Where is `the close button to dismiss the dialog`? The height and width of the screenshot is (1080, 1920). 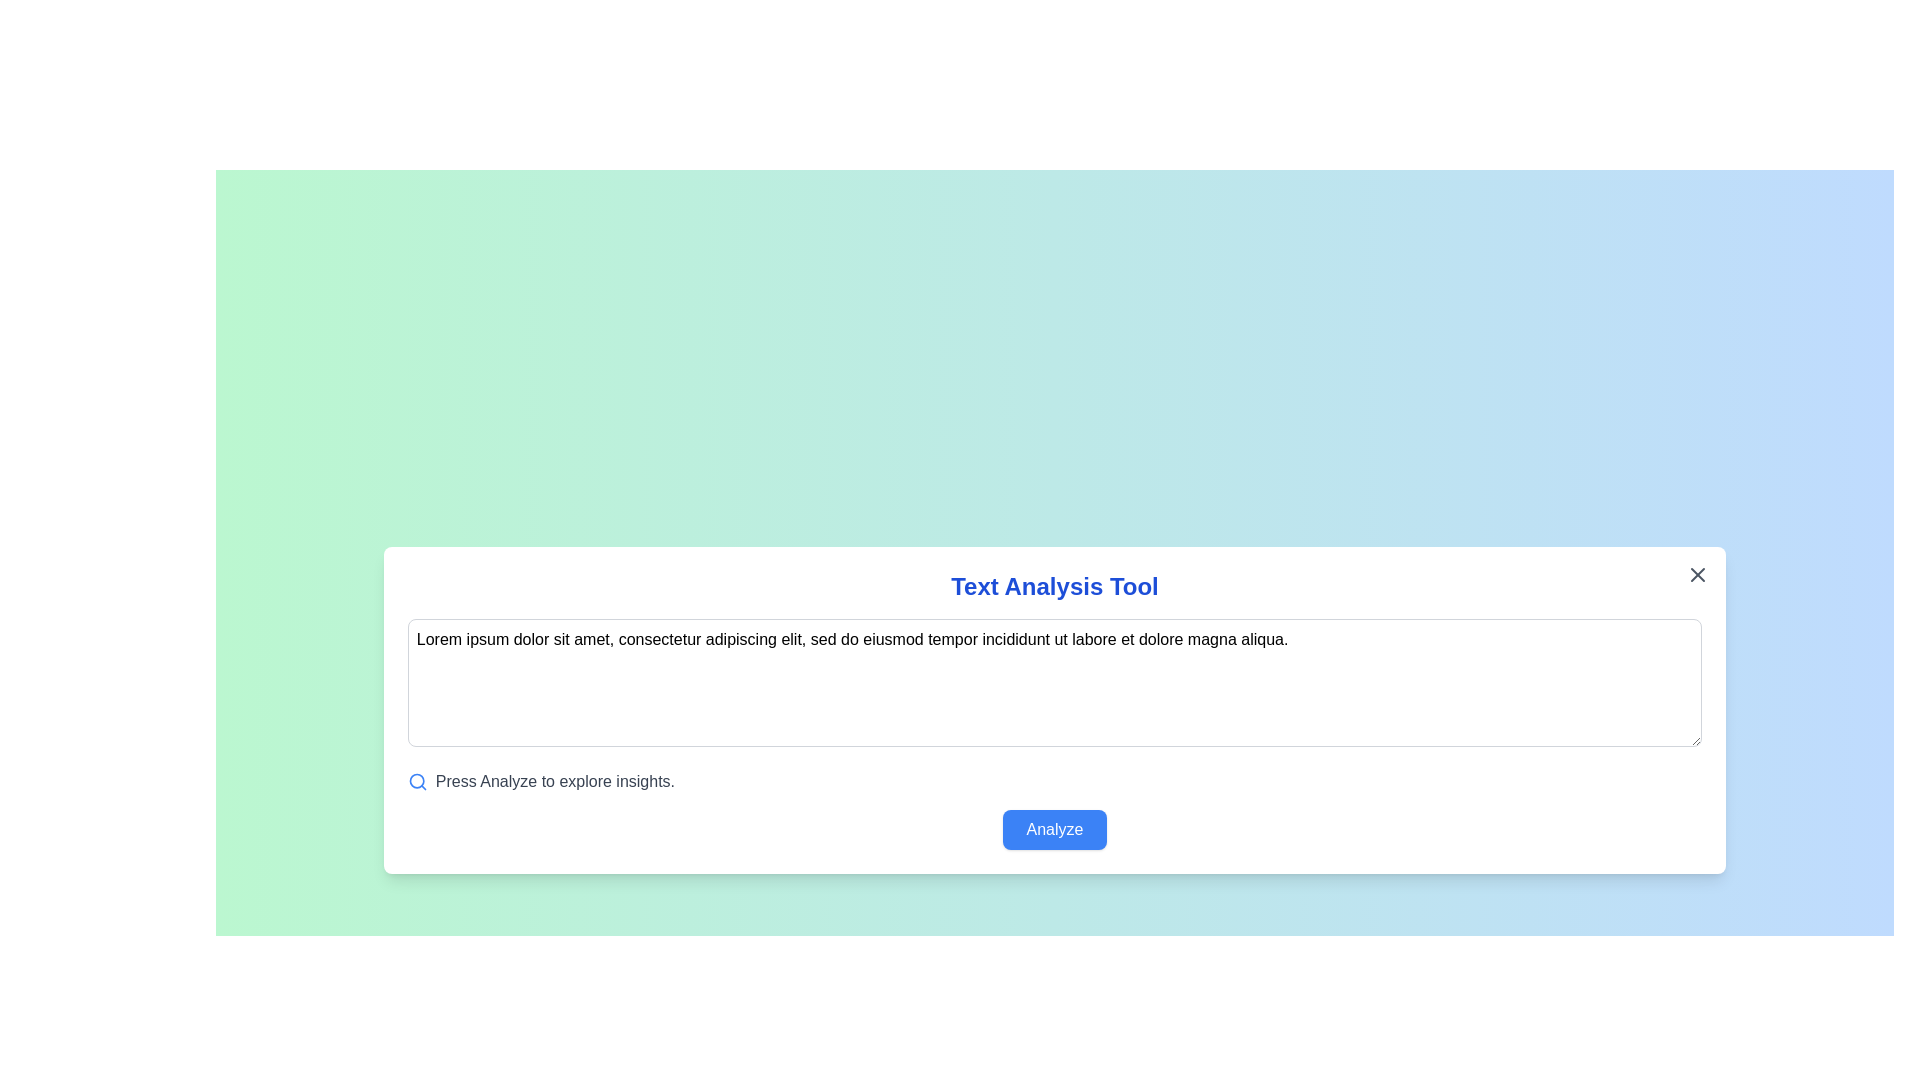
the close button to dismiss the dialog is located at coordinates (1697, 574).